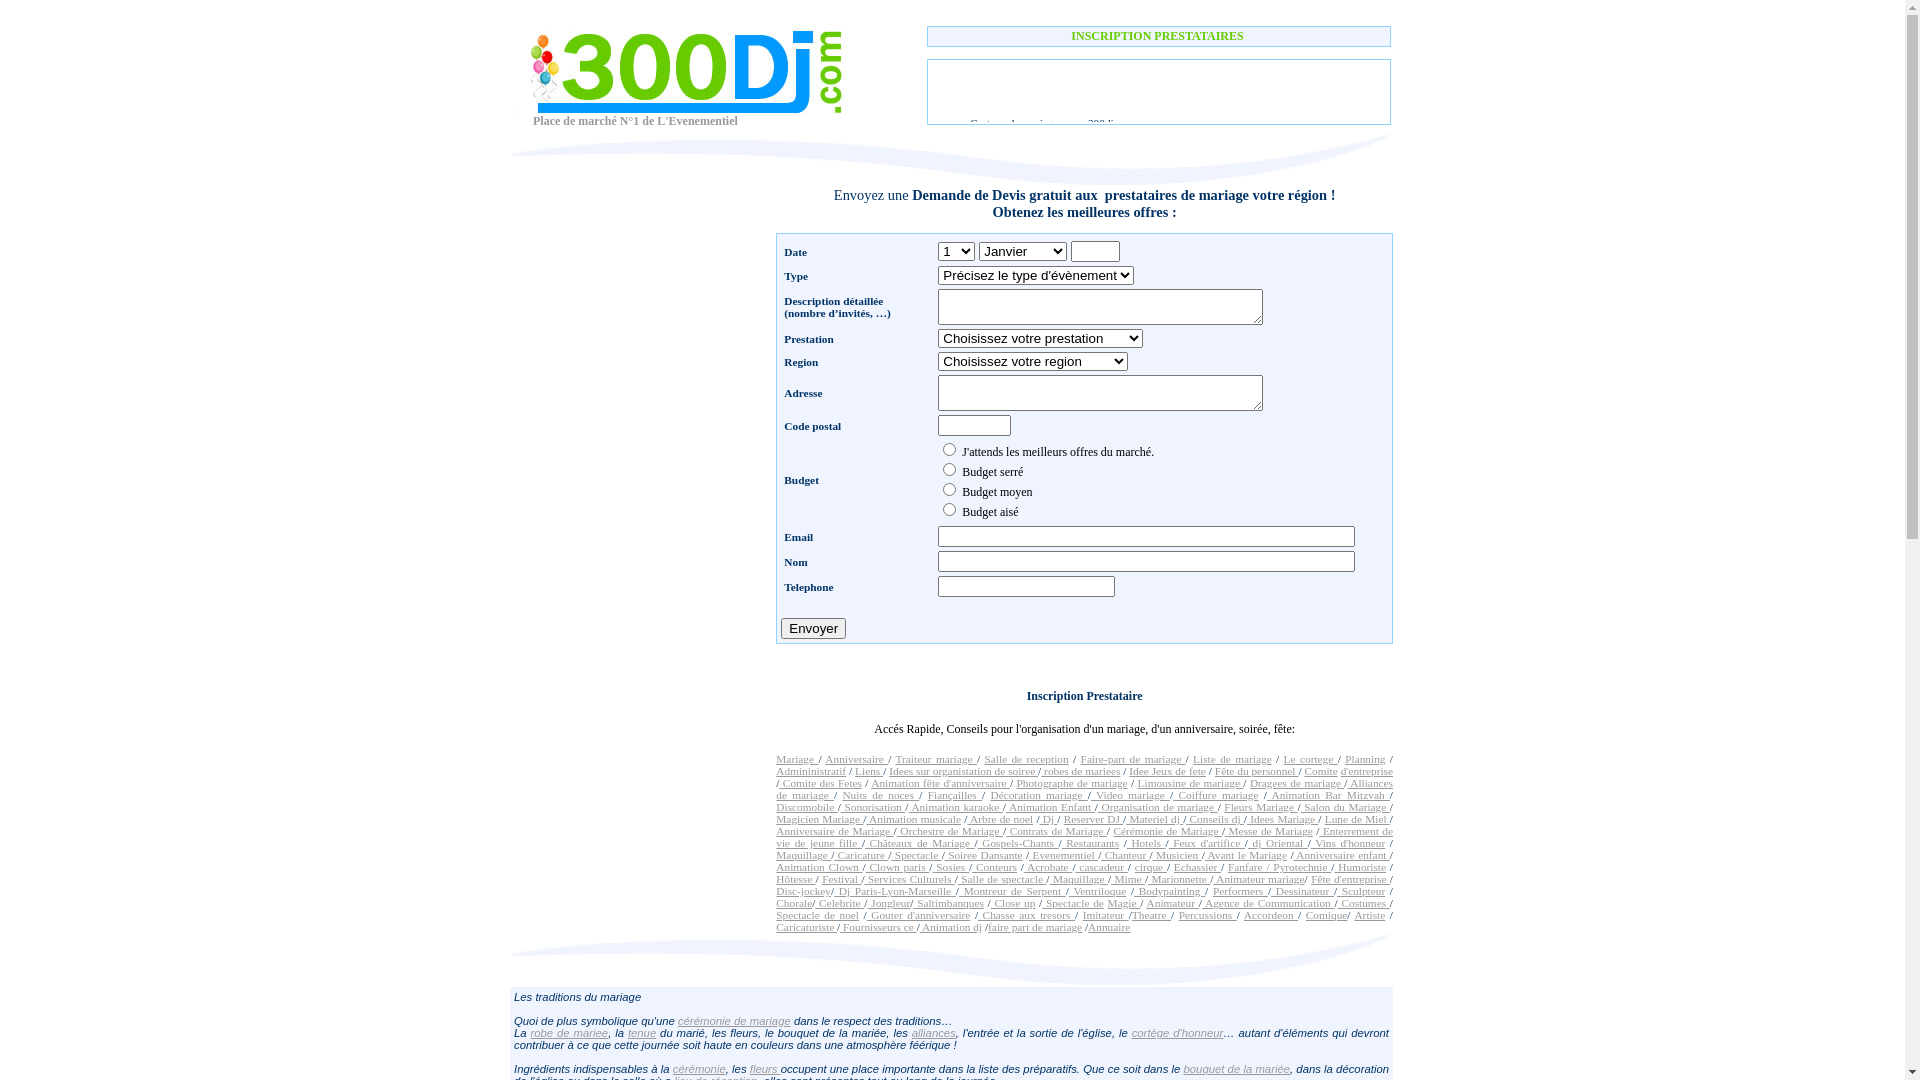 This screenshot has width=1920, height=1080. Describe the element at coordinates (775, 866) in the screenshot. I see `'Animation Clown'` at that location.